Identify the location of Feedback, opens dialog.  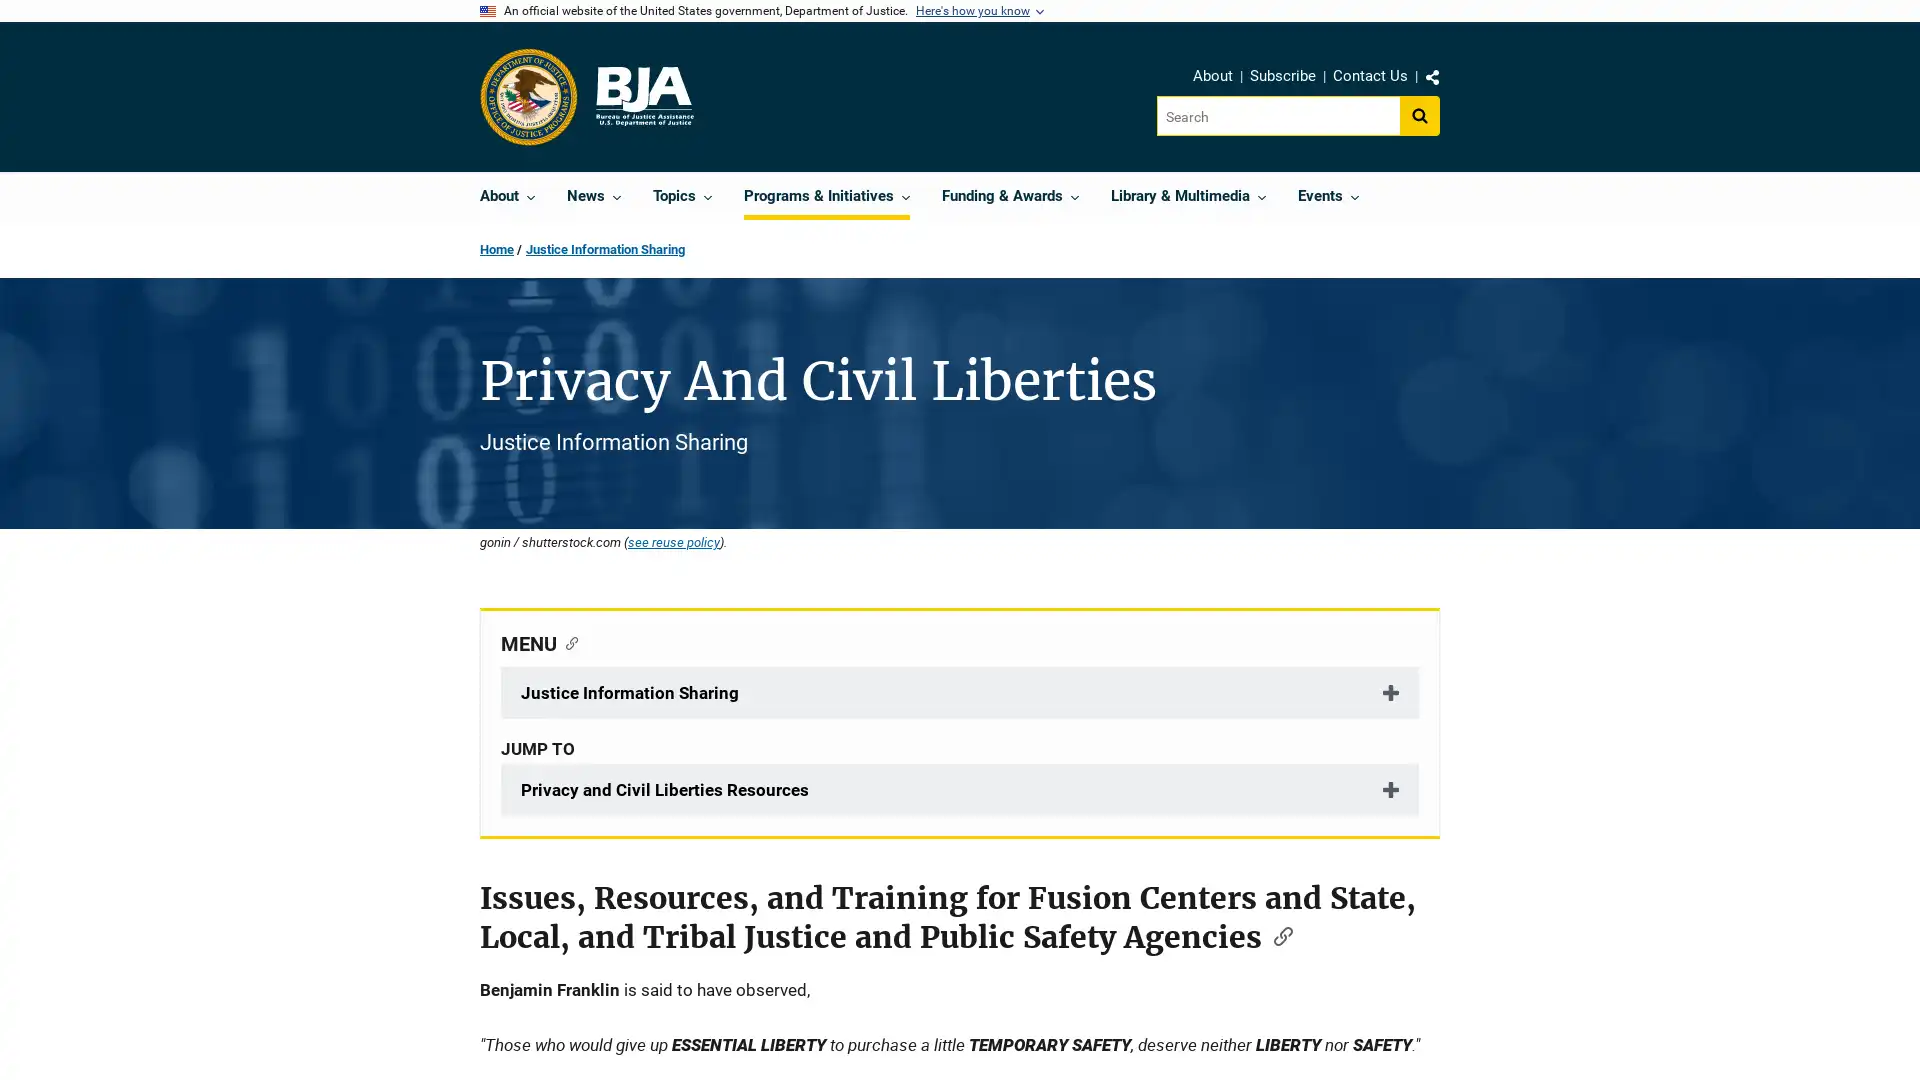
(1890, 419).